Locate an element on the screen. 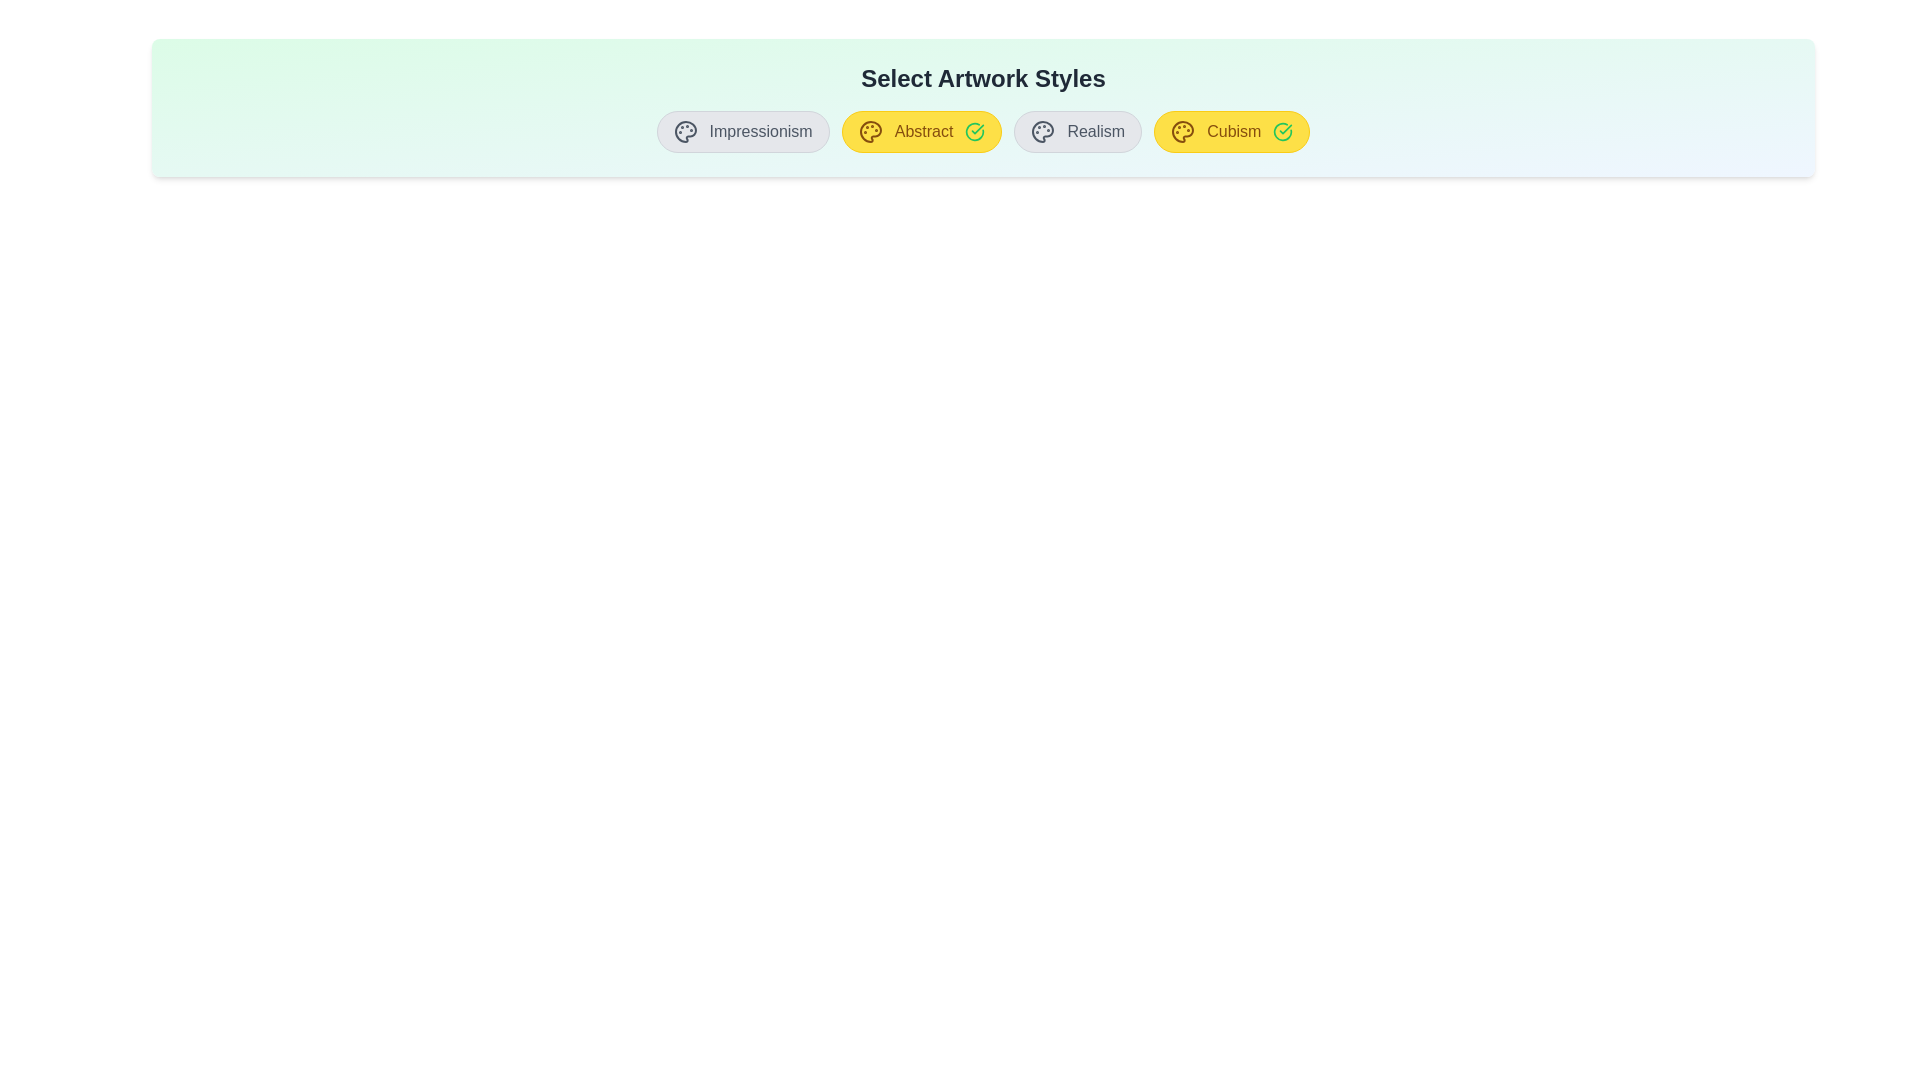 The width and height of the screenshot is (1920, 1080). the artwork style button corresponding to Cubism is located at coordinates (1231, 131).